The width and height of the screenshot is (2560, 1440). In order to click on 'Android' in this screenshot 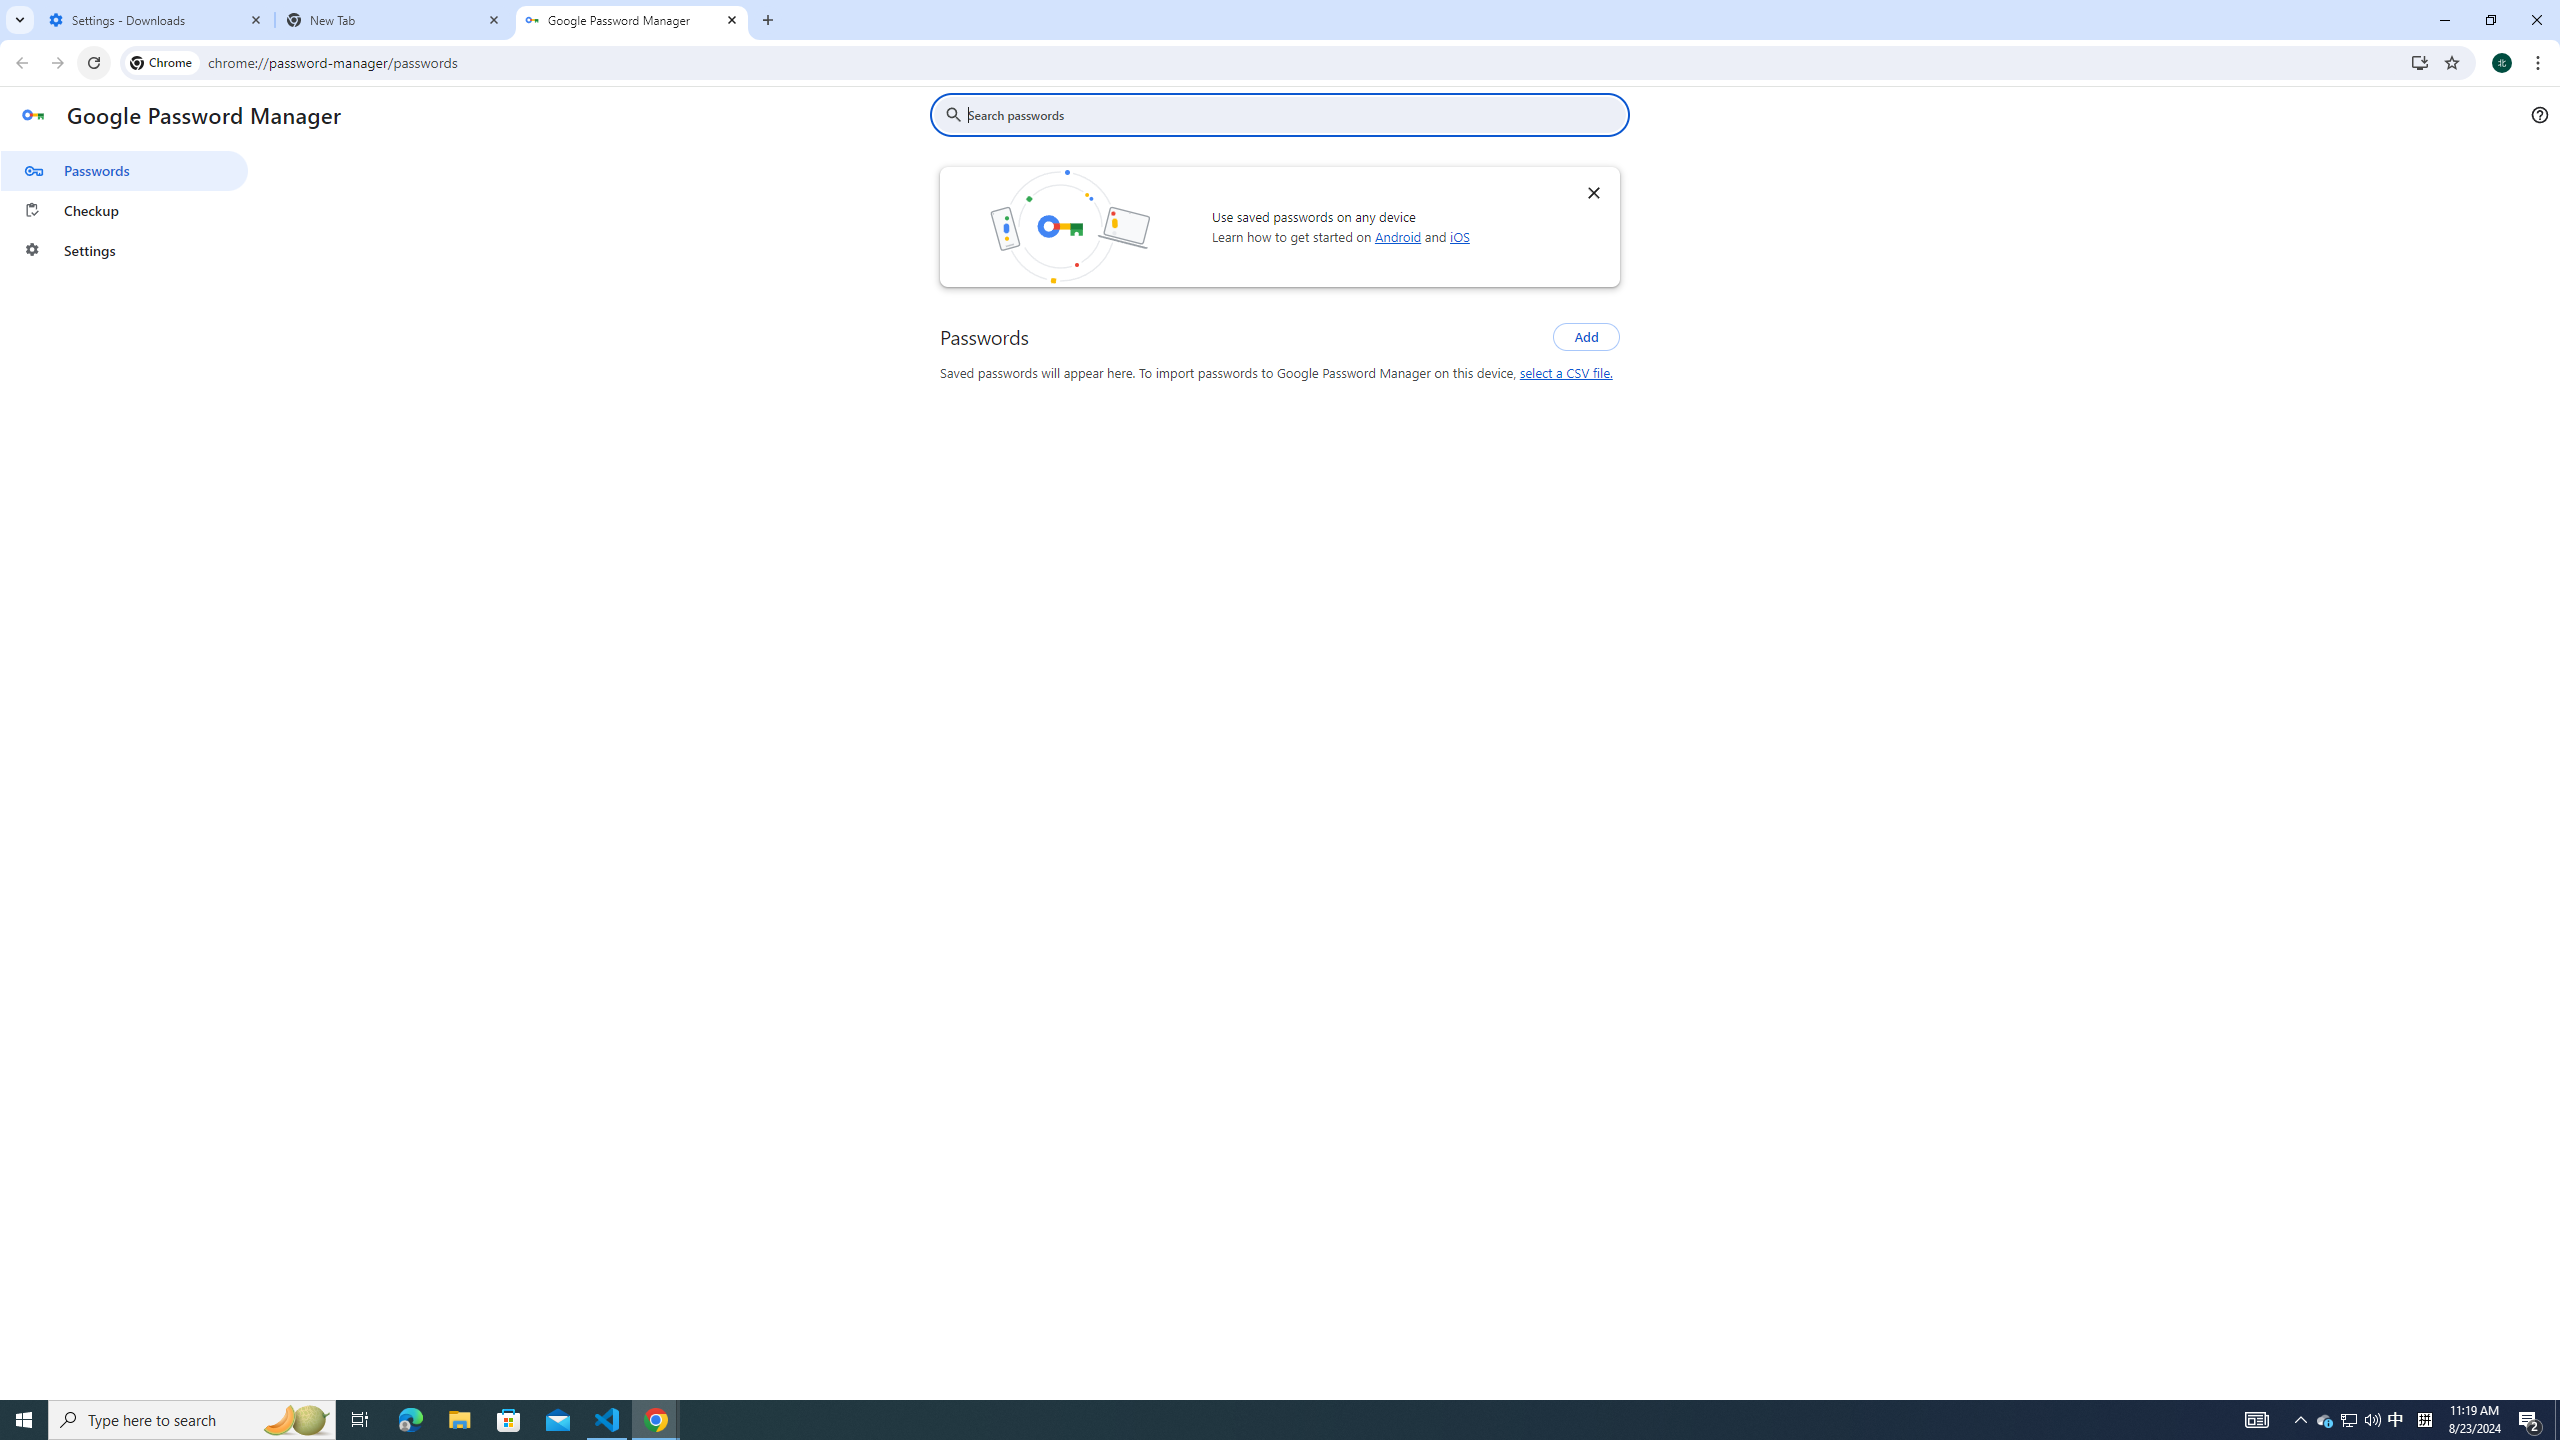, I will do `click(1397, 235)`.